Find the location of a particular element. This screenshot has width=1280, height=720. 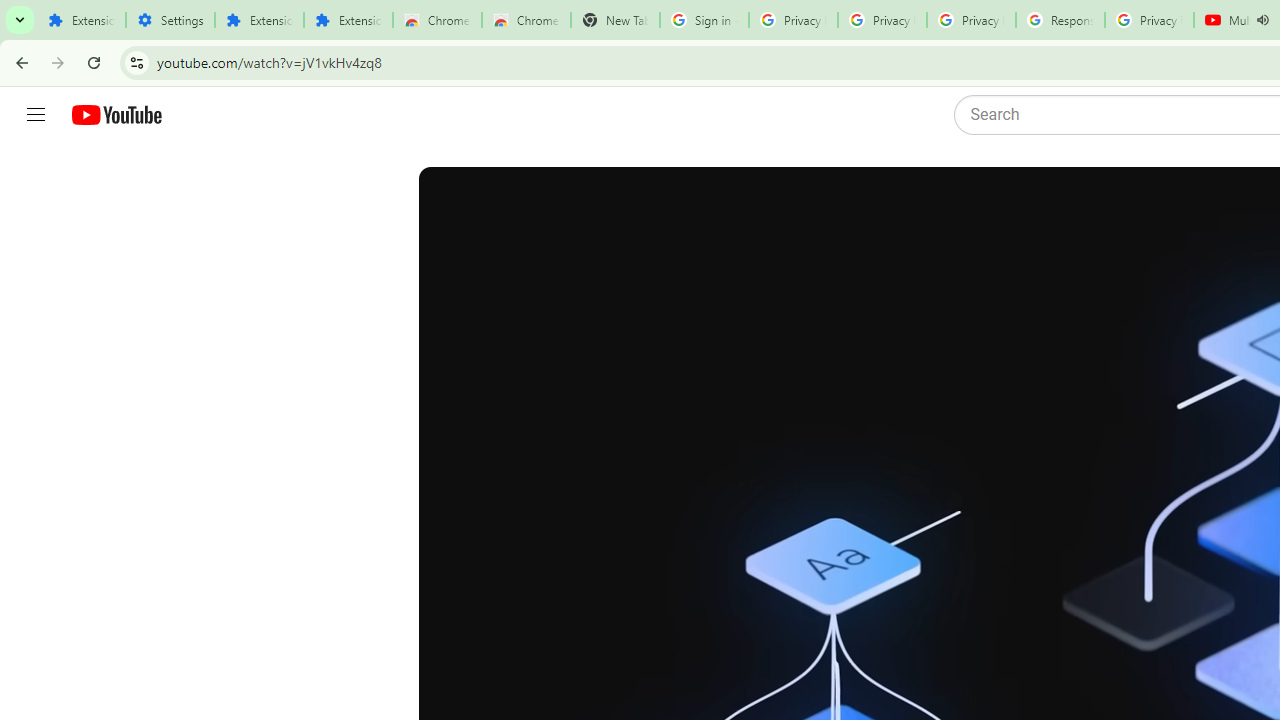

'Sign in - Google Accounts' is located at coordinates (704, 20).